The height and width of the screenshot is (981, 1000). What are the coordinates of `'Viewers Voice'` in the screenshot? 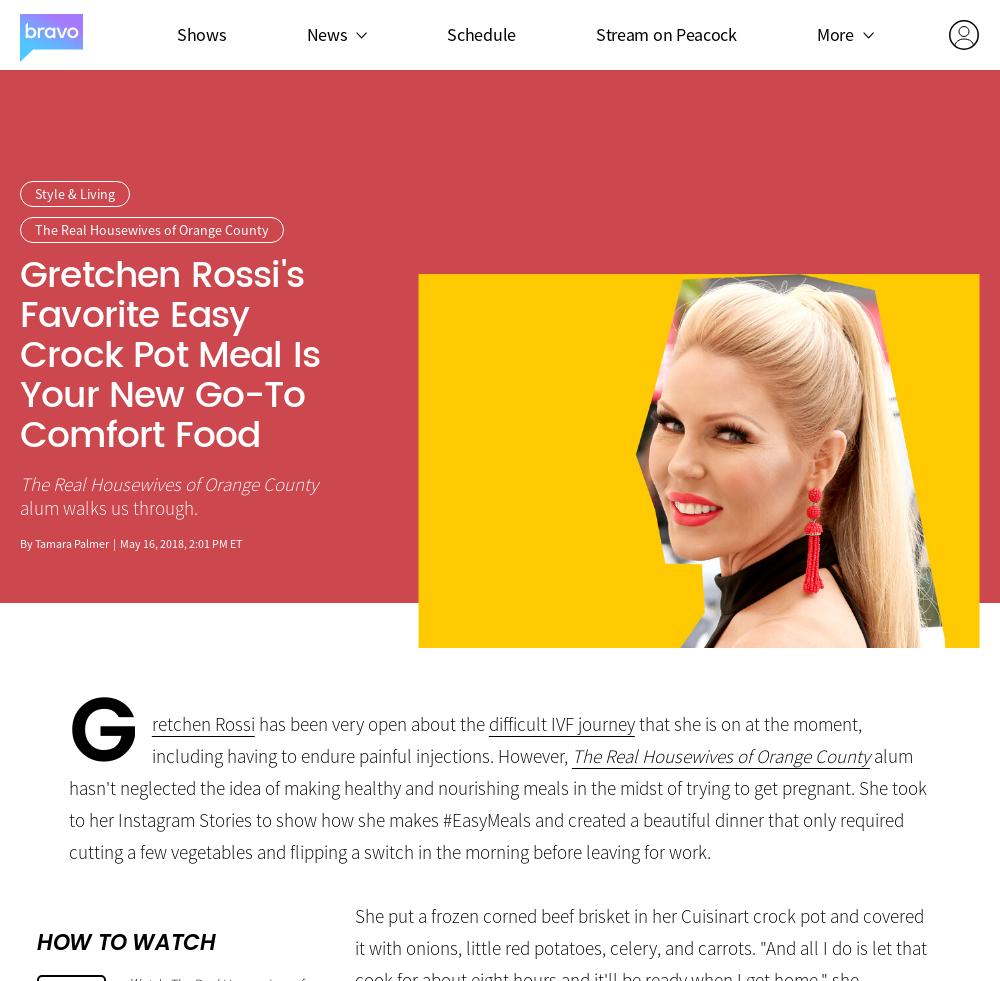 It's located at (804, 281).